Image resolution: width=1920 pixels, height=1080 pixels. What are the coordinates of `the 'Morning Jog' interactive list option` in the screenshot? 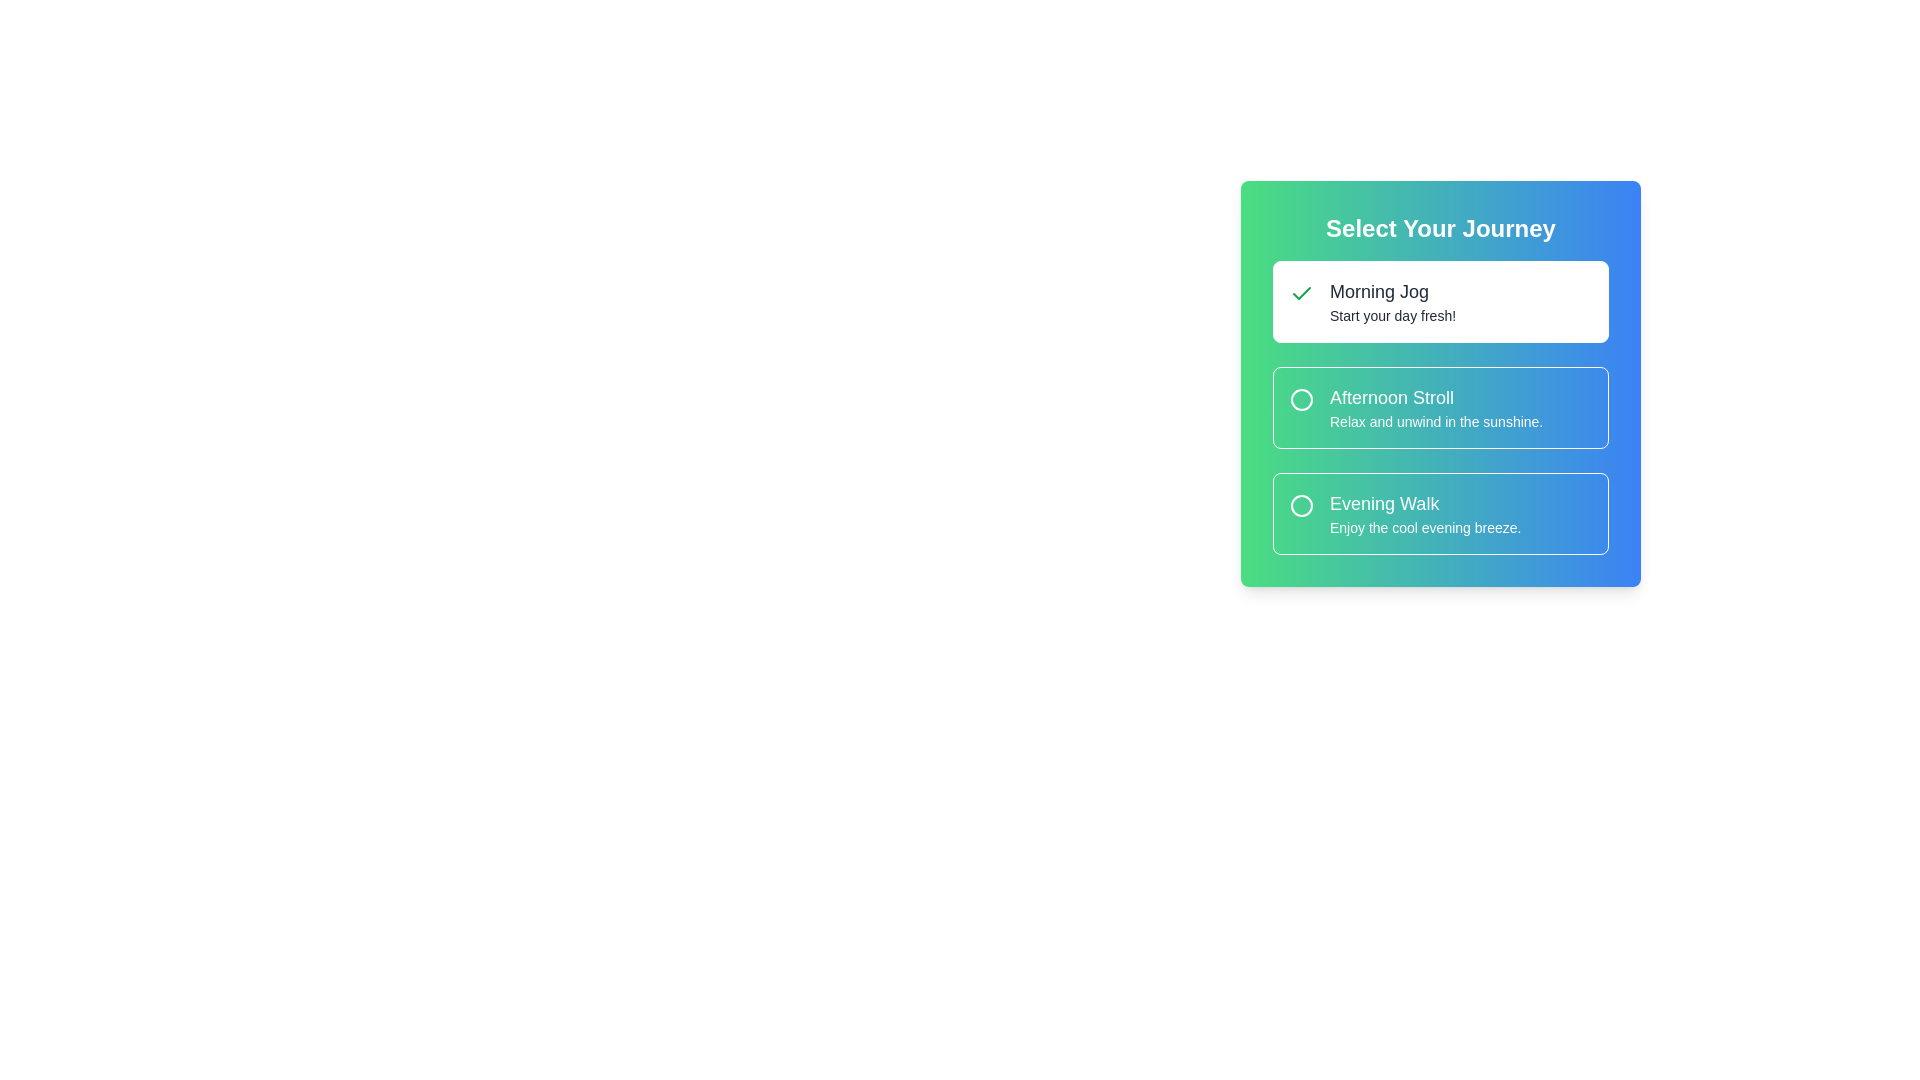 It's located at (1440, 301).